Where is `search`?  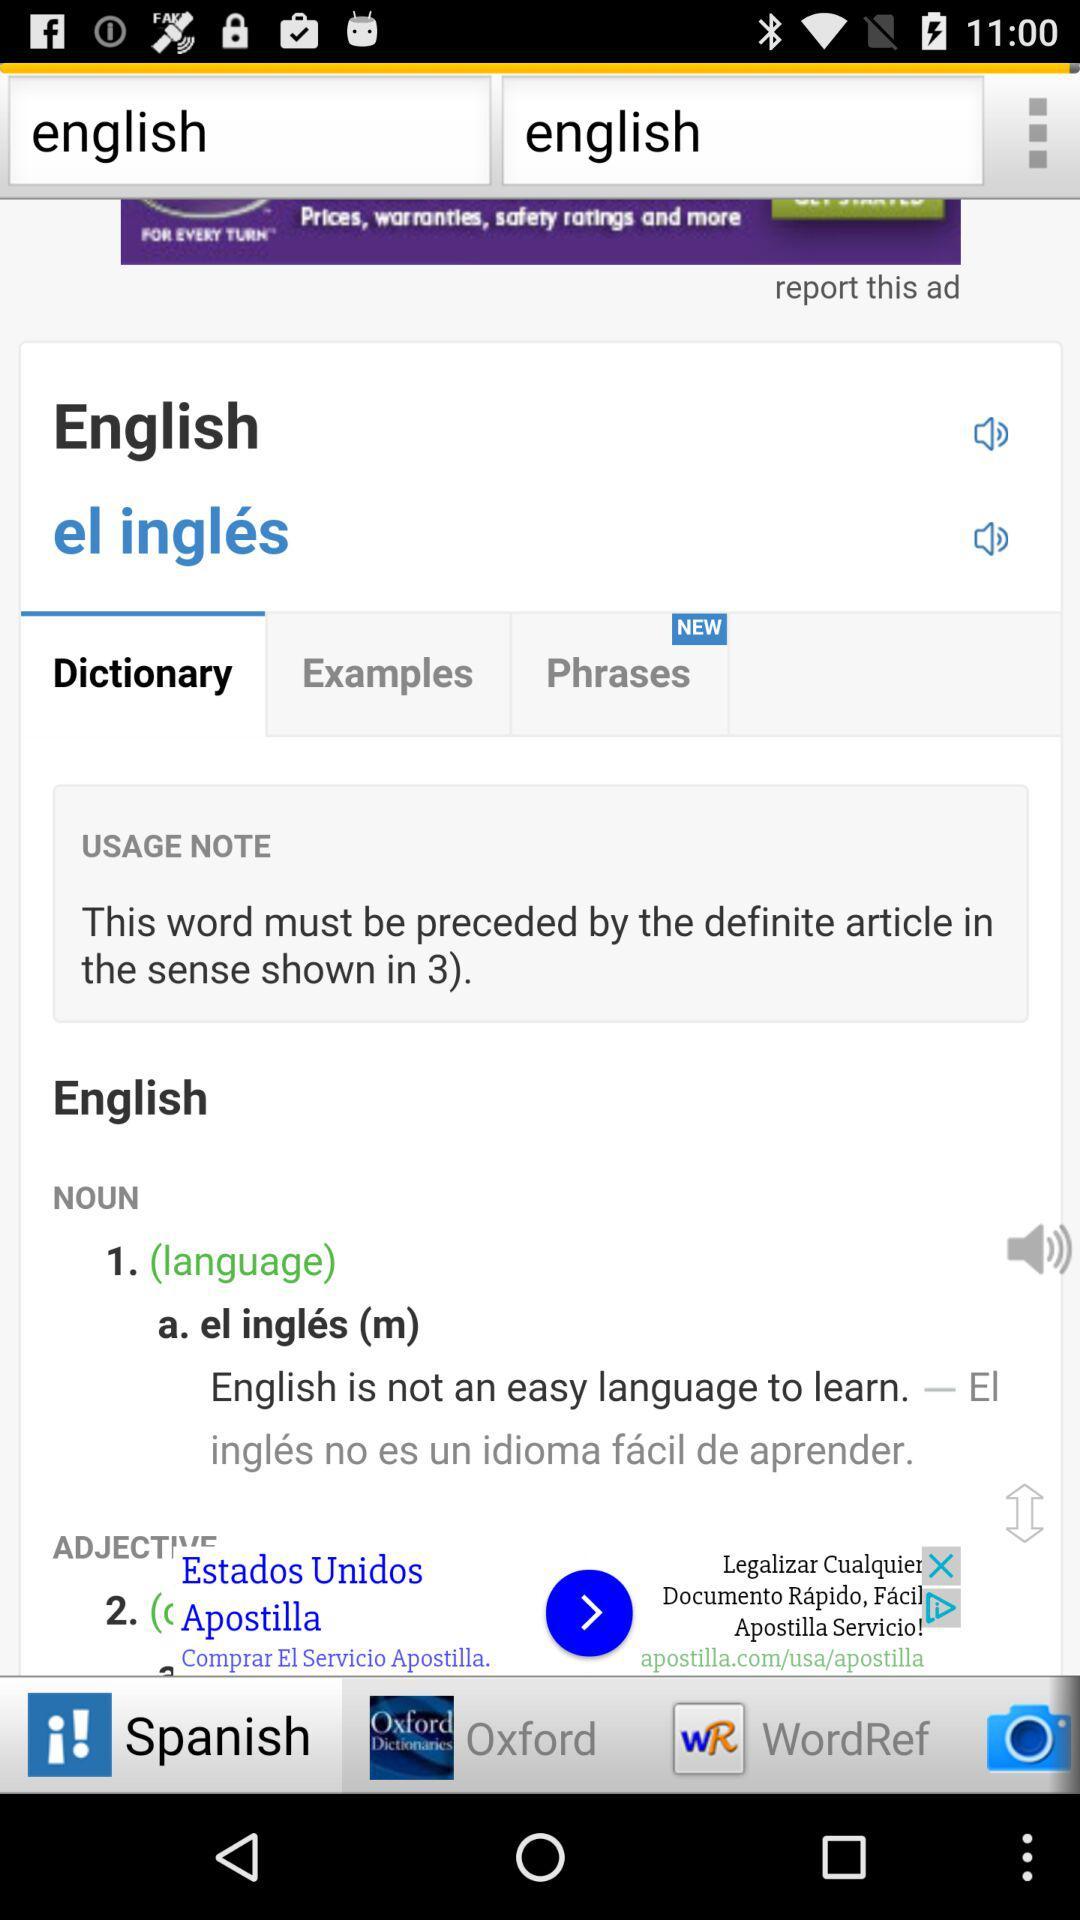 search is located at coordinates (1035, 135).